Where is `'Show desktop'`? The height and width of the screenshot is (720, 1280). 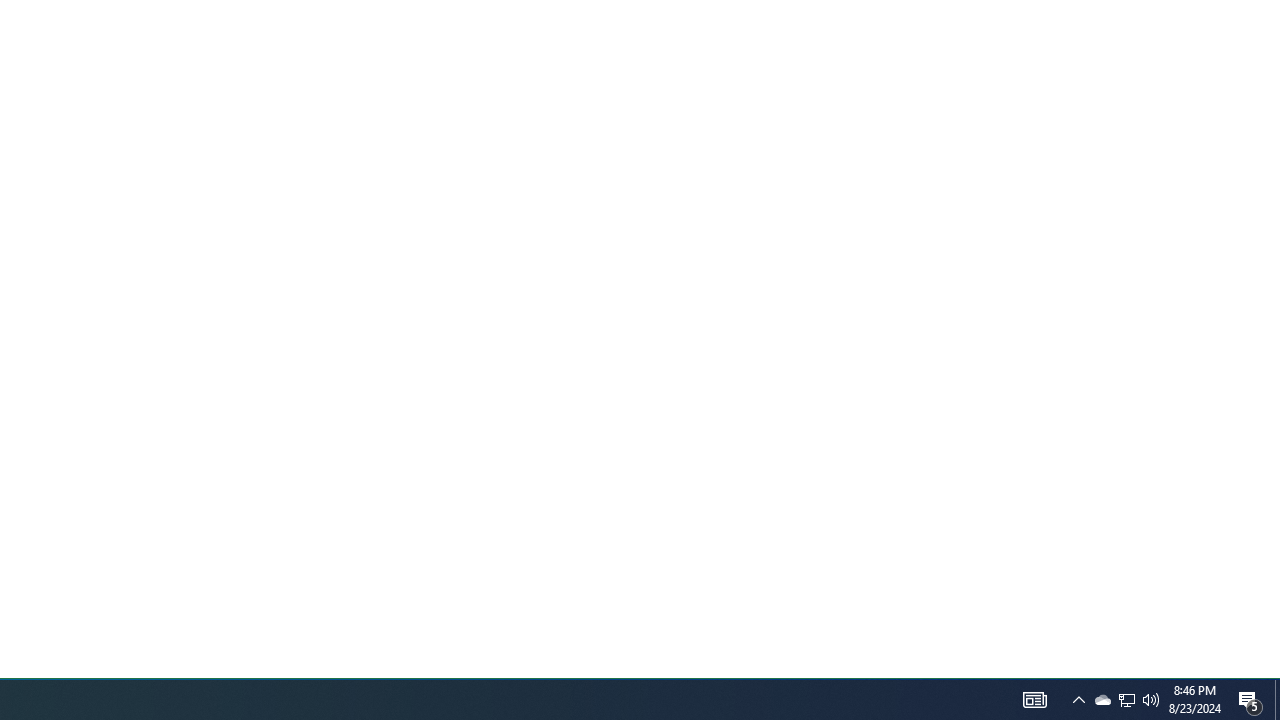
'Show desktop' is located at coordinates (1250, 698).